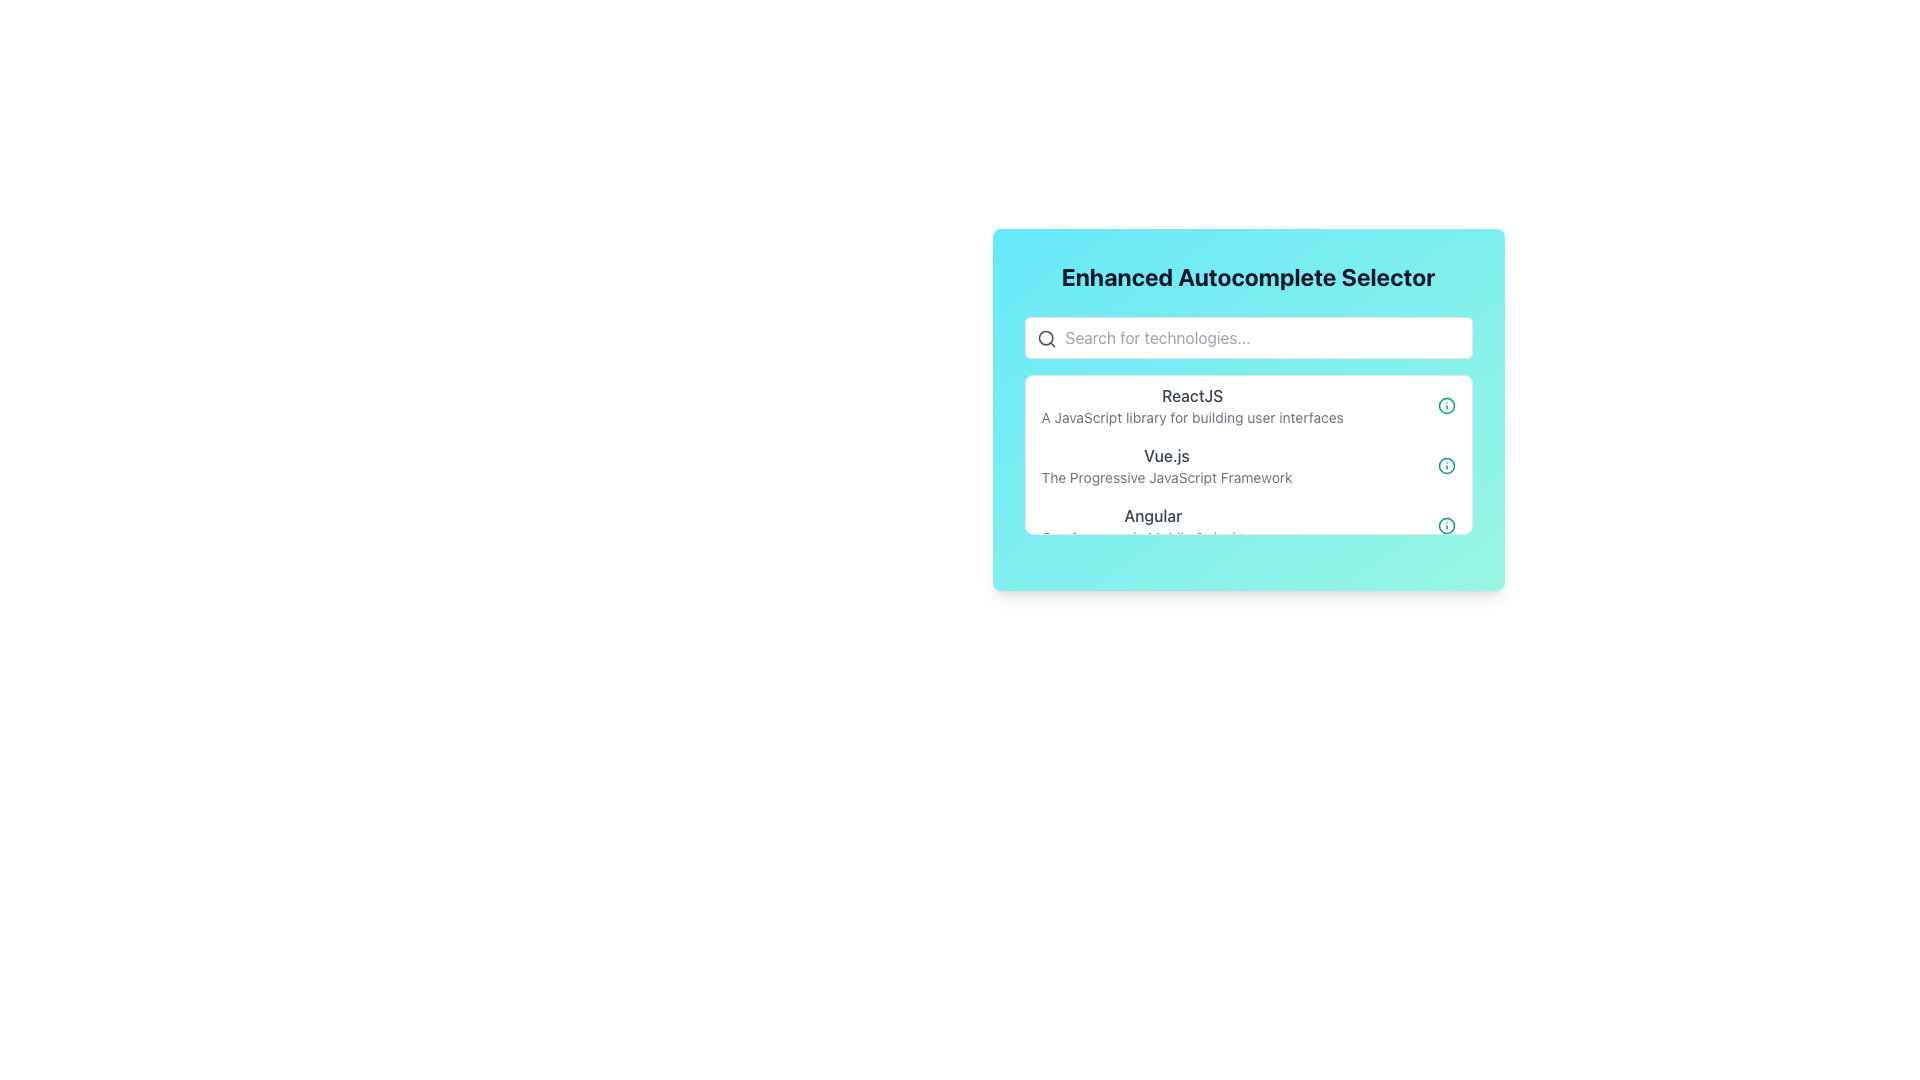 Image resolution: width=1920 pixels, height=1080 pixels. I want to click on the first list item, so click(1247, 405).